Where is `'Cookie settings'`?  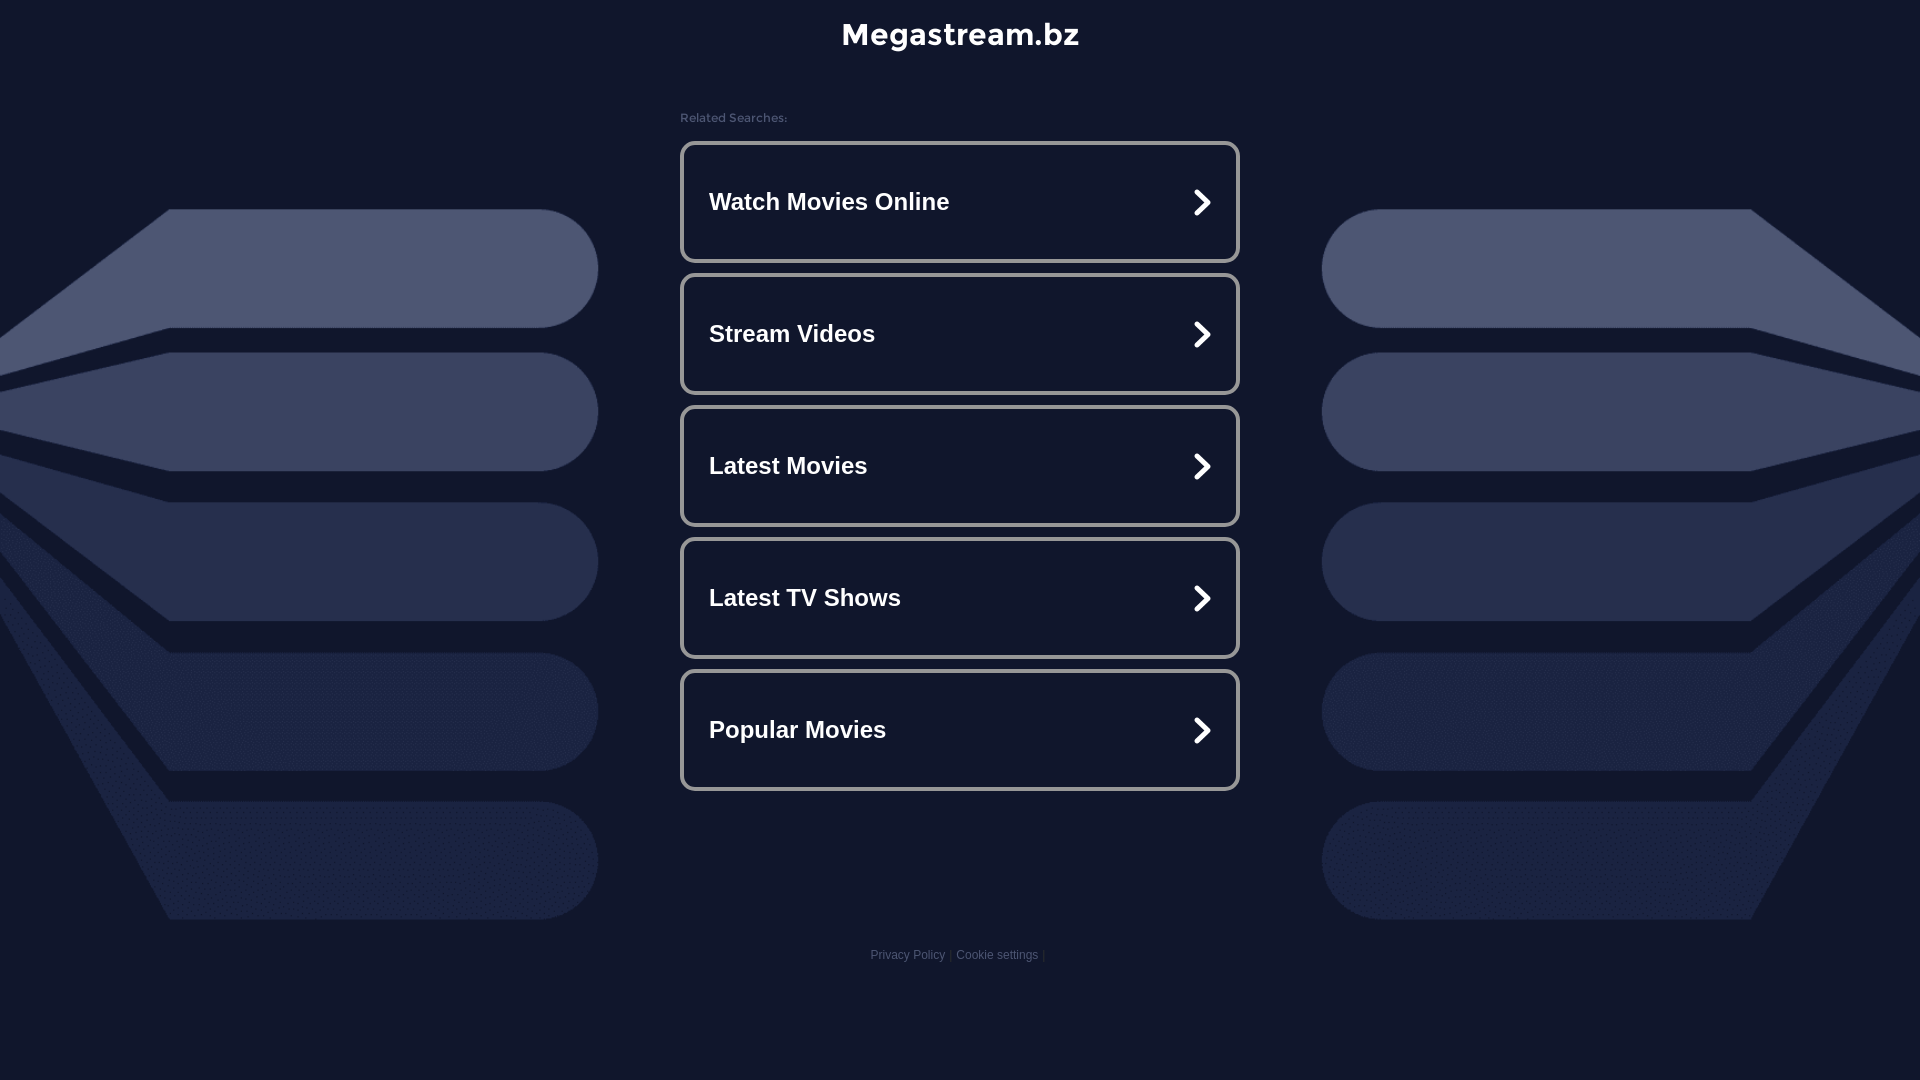 'Cookie settings' is located at coordinates (997, 954).